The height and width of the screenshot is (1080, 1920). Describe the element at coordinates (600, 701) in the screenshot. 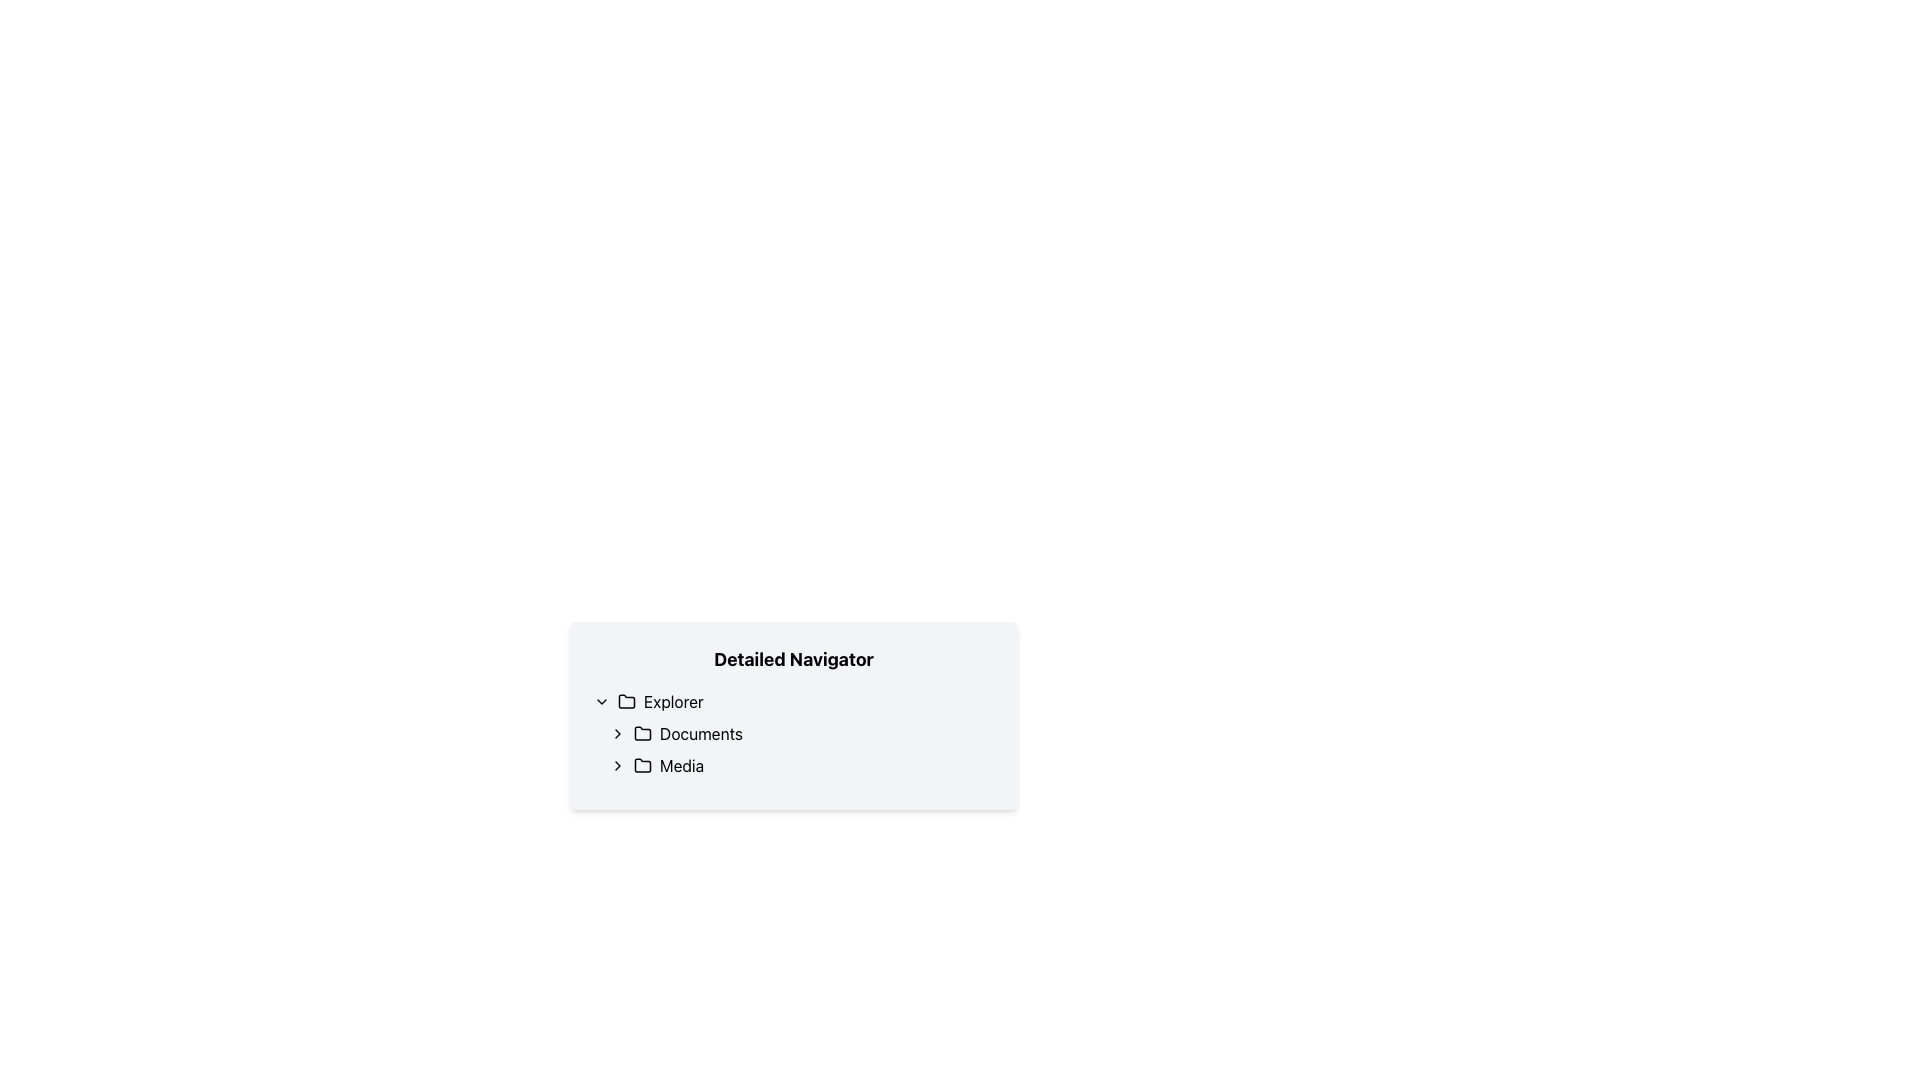

I see `the collapse/expand toggle button located to the left of the 'Explorer' label` at that location.